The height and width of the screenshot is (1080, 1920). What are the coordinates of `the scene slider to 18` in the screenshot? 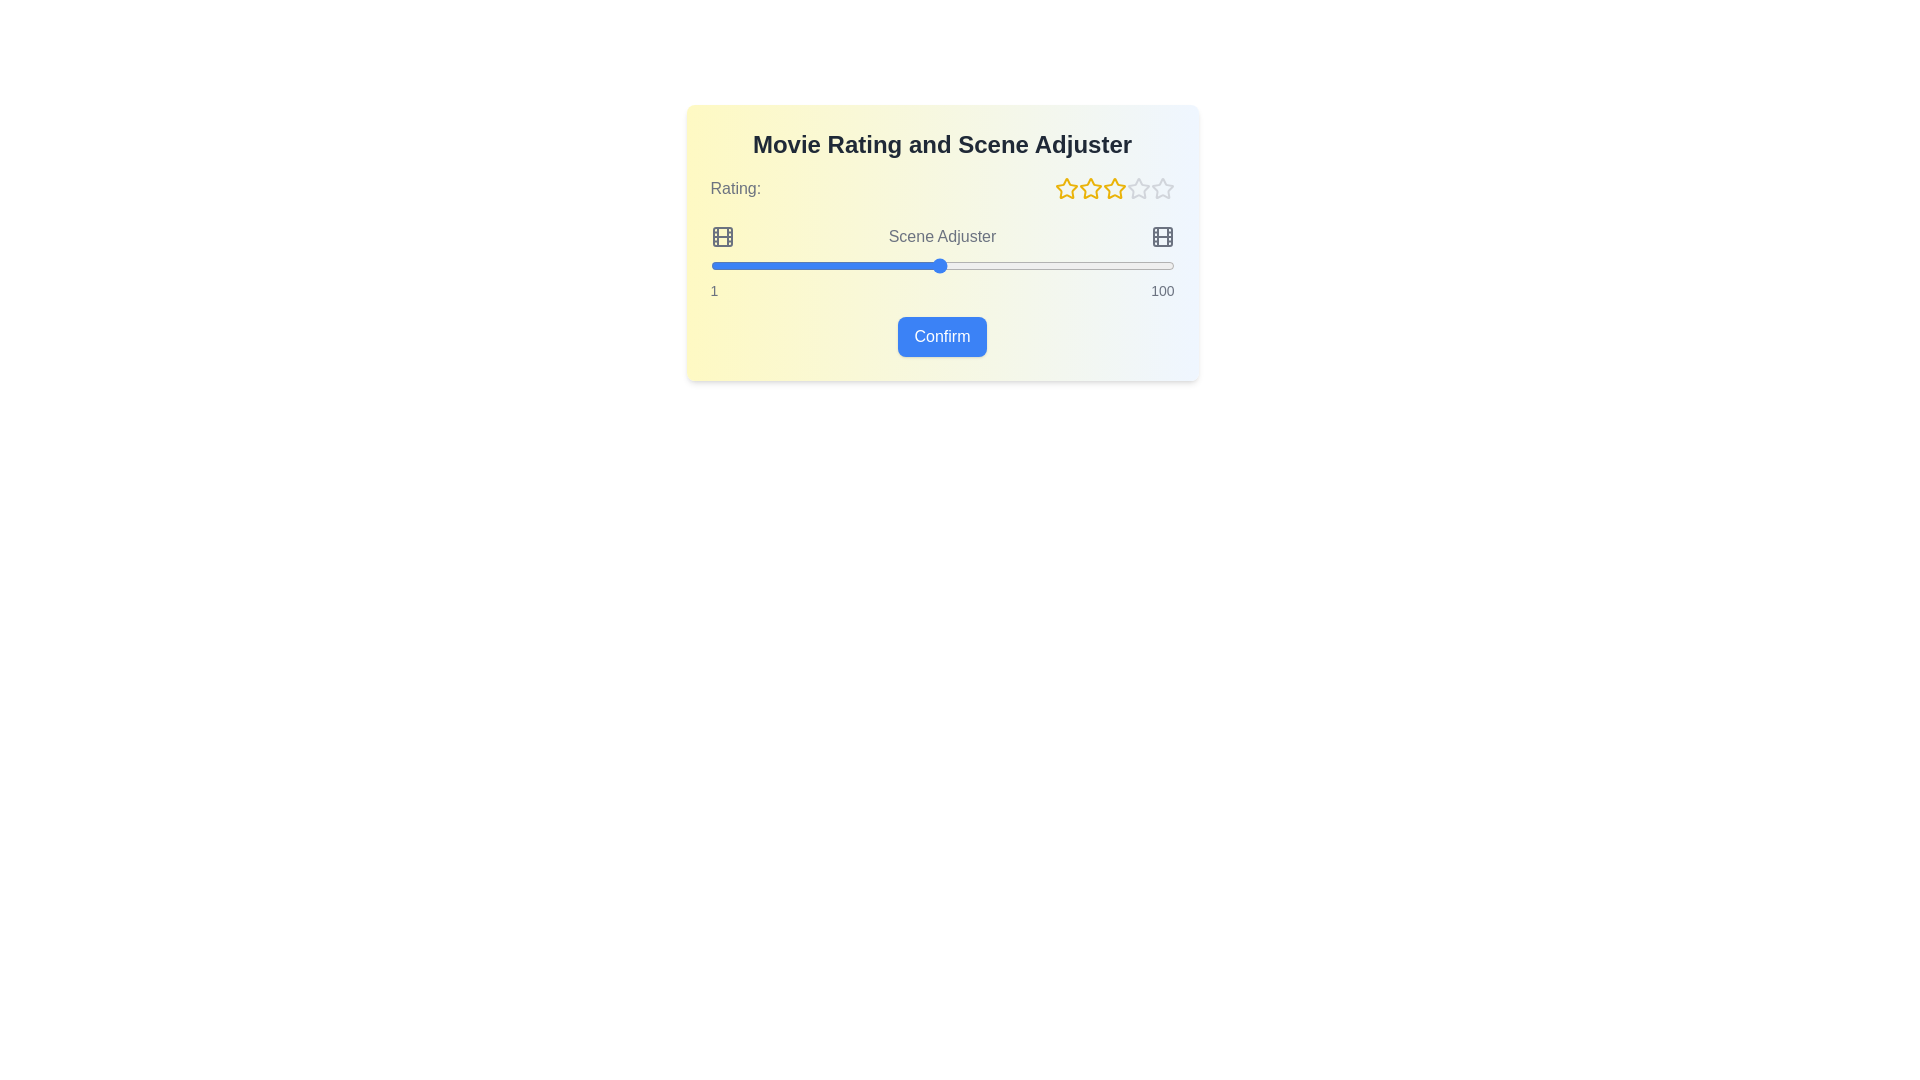 It's located at (789, 265).